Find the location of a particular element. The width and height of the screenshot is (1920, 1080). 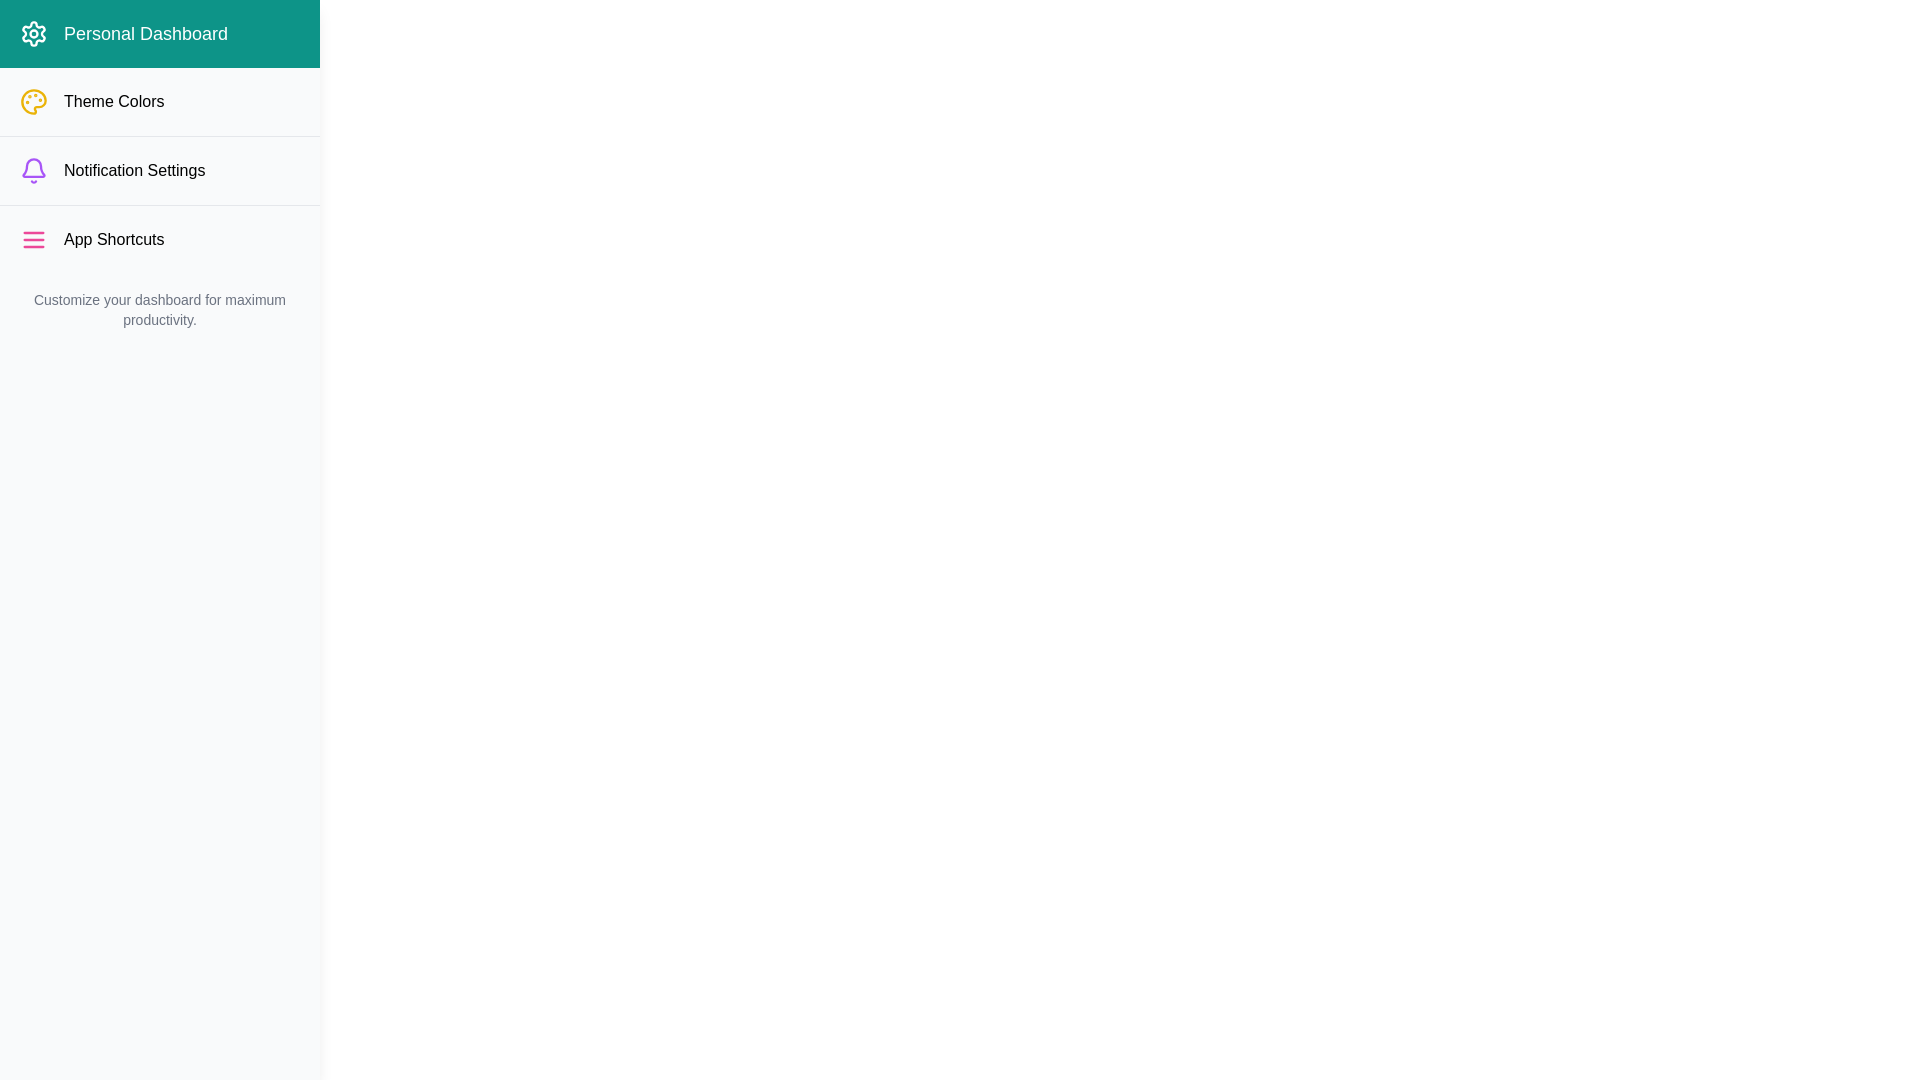

the menu item Notification Settings in the DashboardCustomizerDrawer is located at coordinates (158, 169).